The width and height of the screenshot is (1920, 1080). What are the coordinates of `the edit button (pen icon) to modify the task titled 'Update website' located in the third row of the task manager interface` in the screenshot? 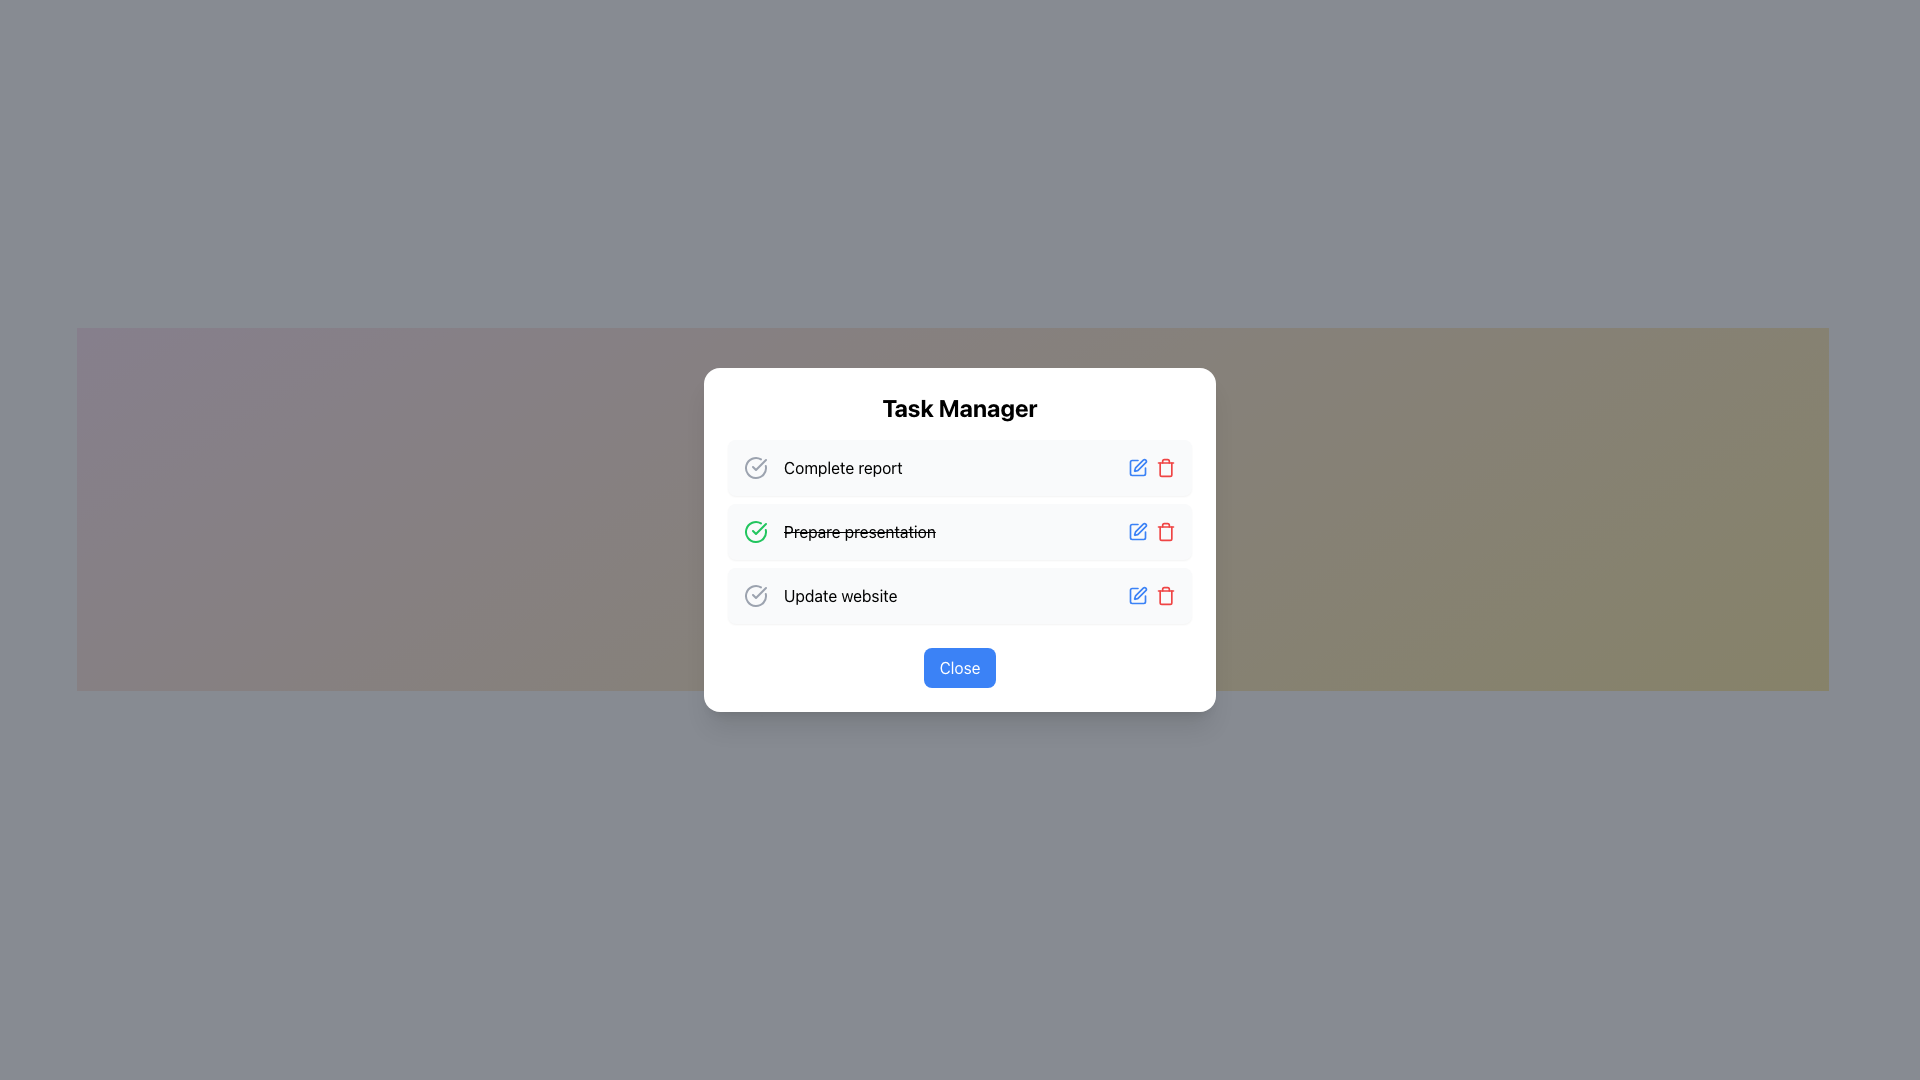 It's located at (1140, 592).